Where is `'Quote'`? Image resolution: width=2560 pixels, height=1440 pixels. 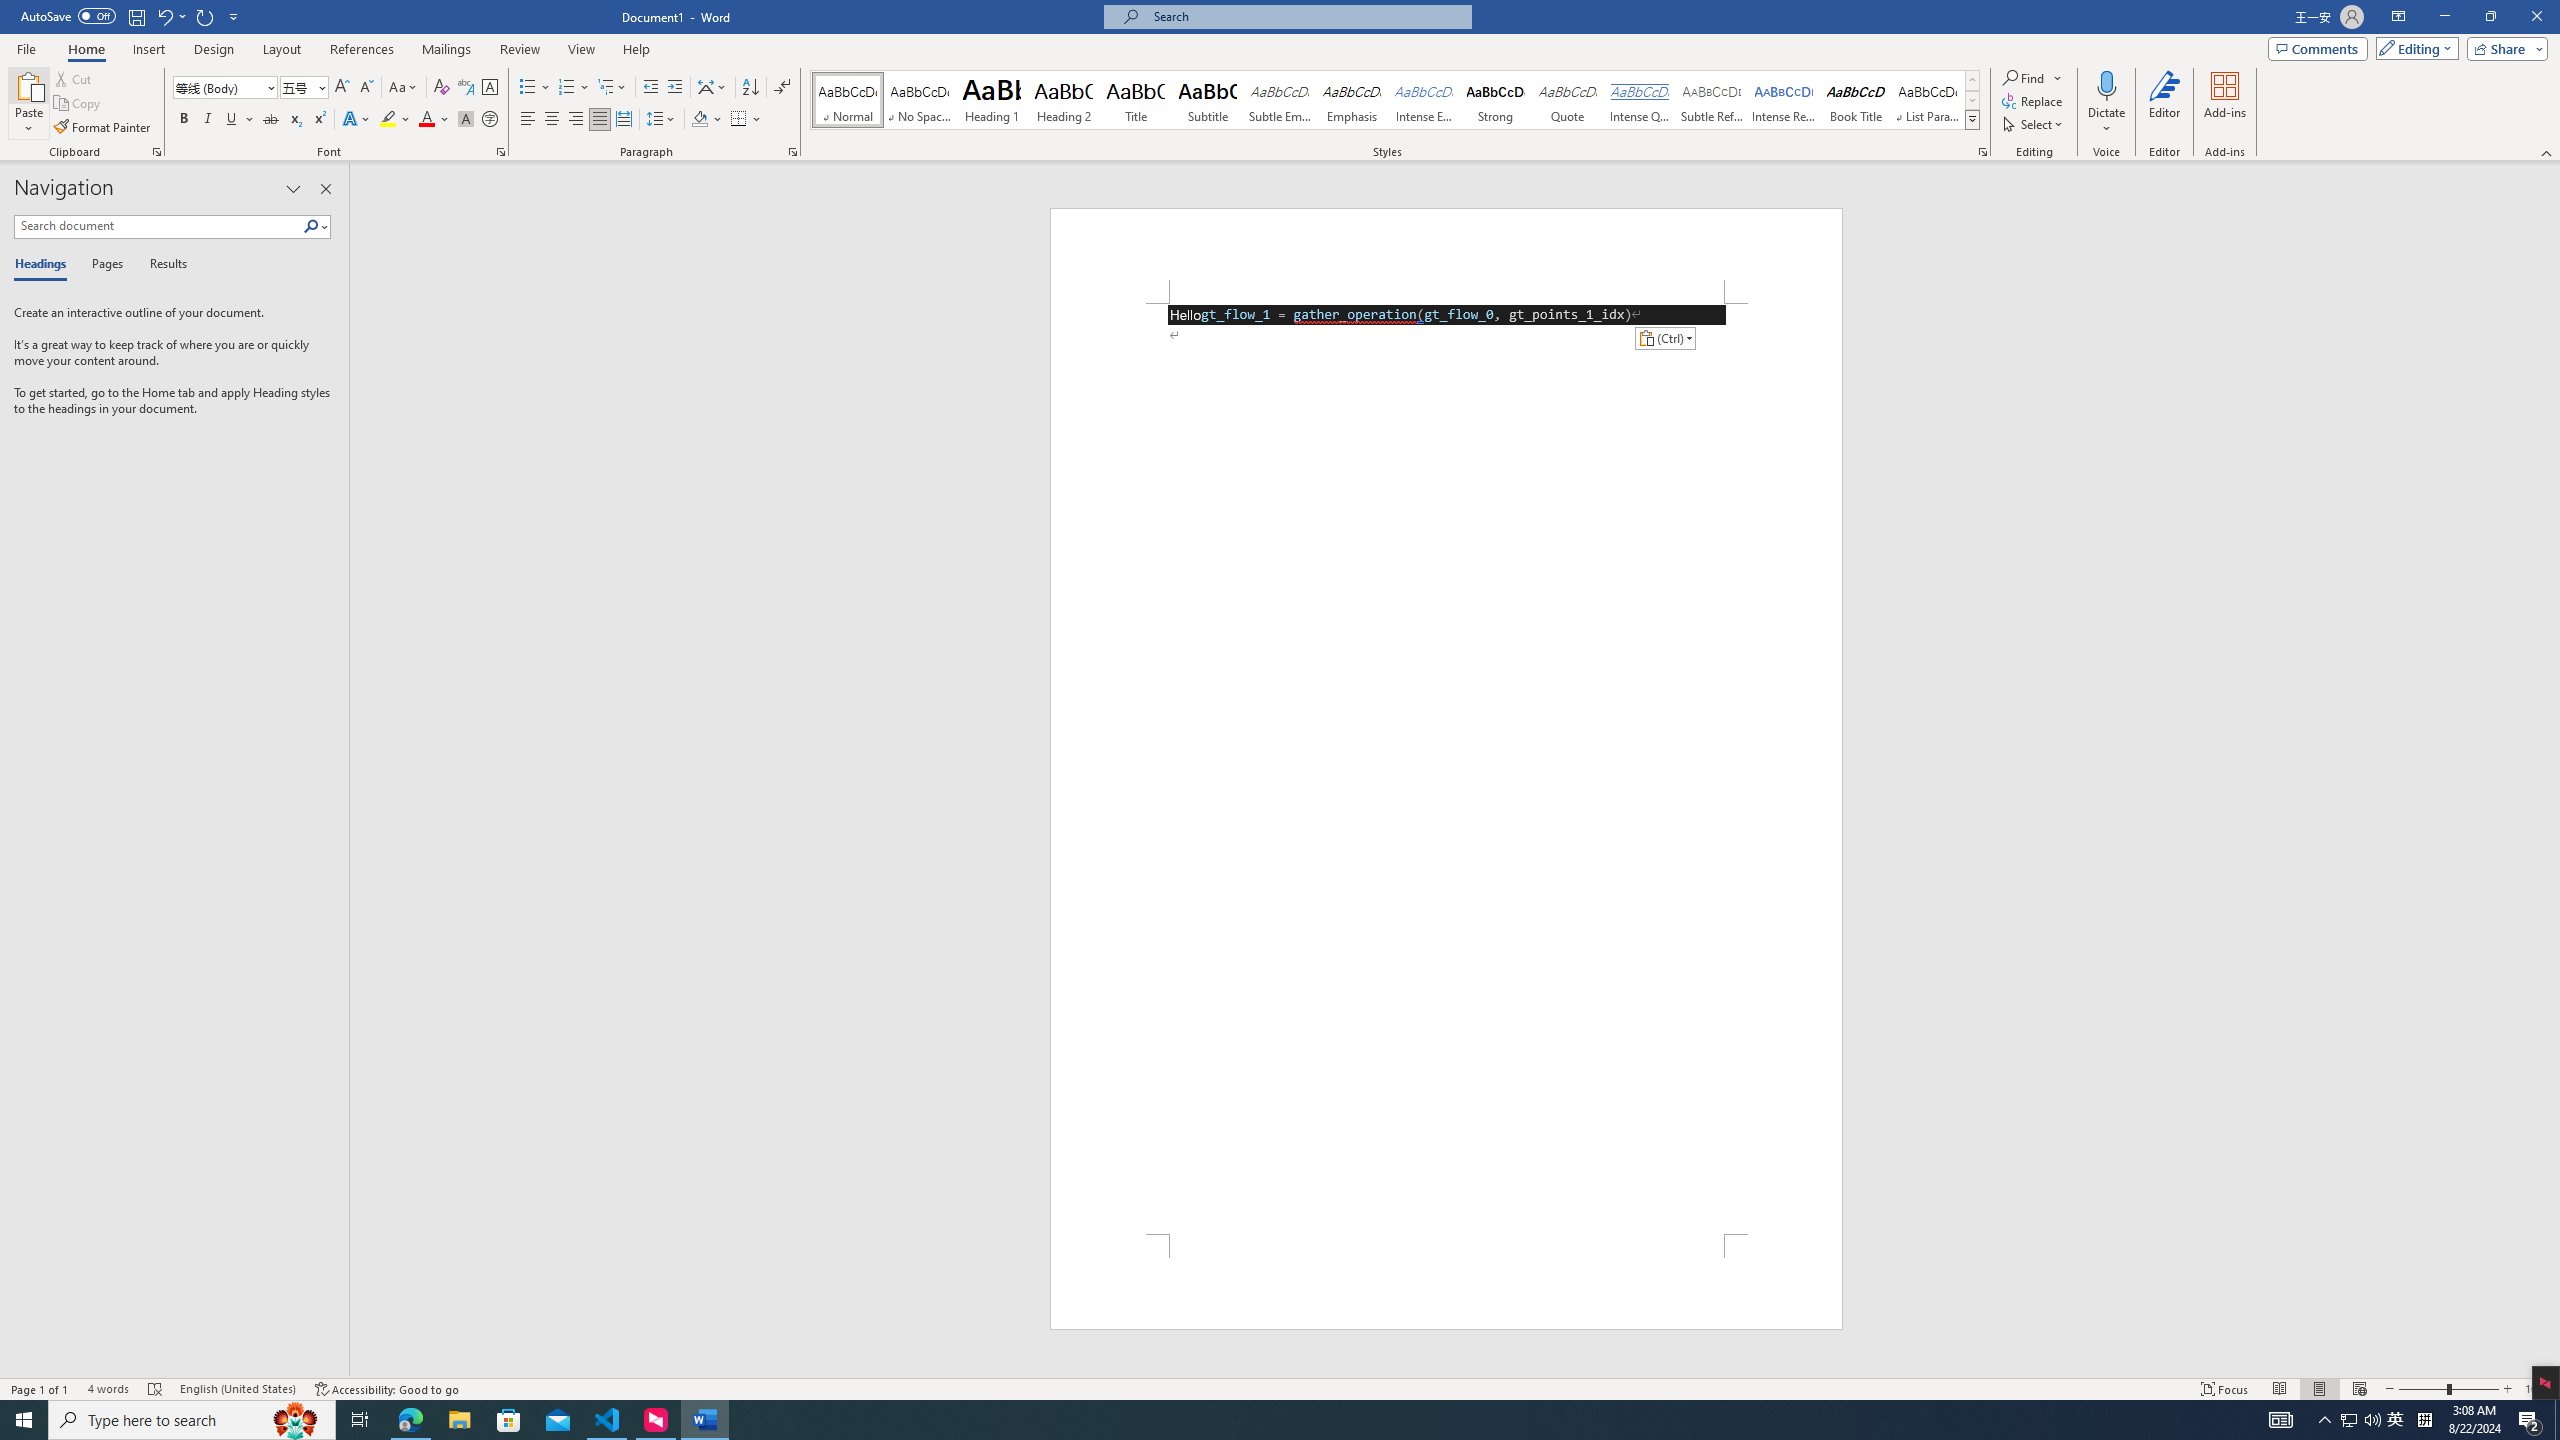 'Quote' is located at coordinates (1568, 99).